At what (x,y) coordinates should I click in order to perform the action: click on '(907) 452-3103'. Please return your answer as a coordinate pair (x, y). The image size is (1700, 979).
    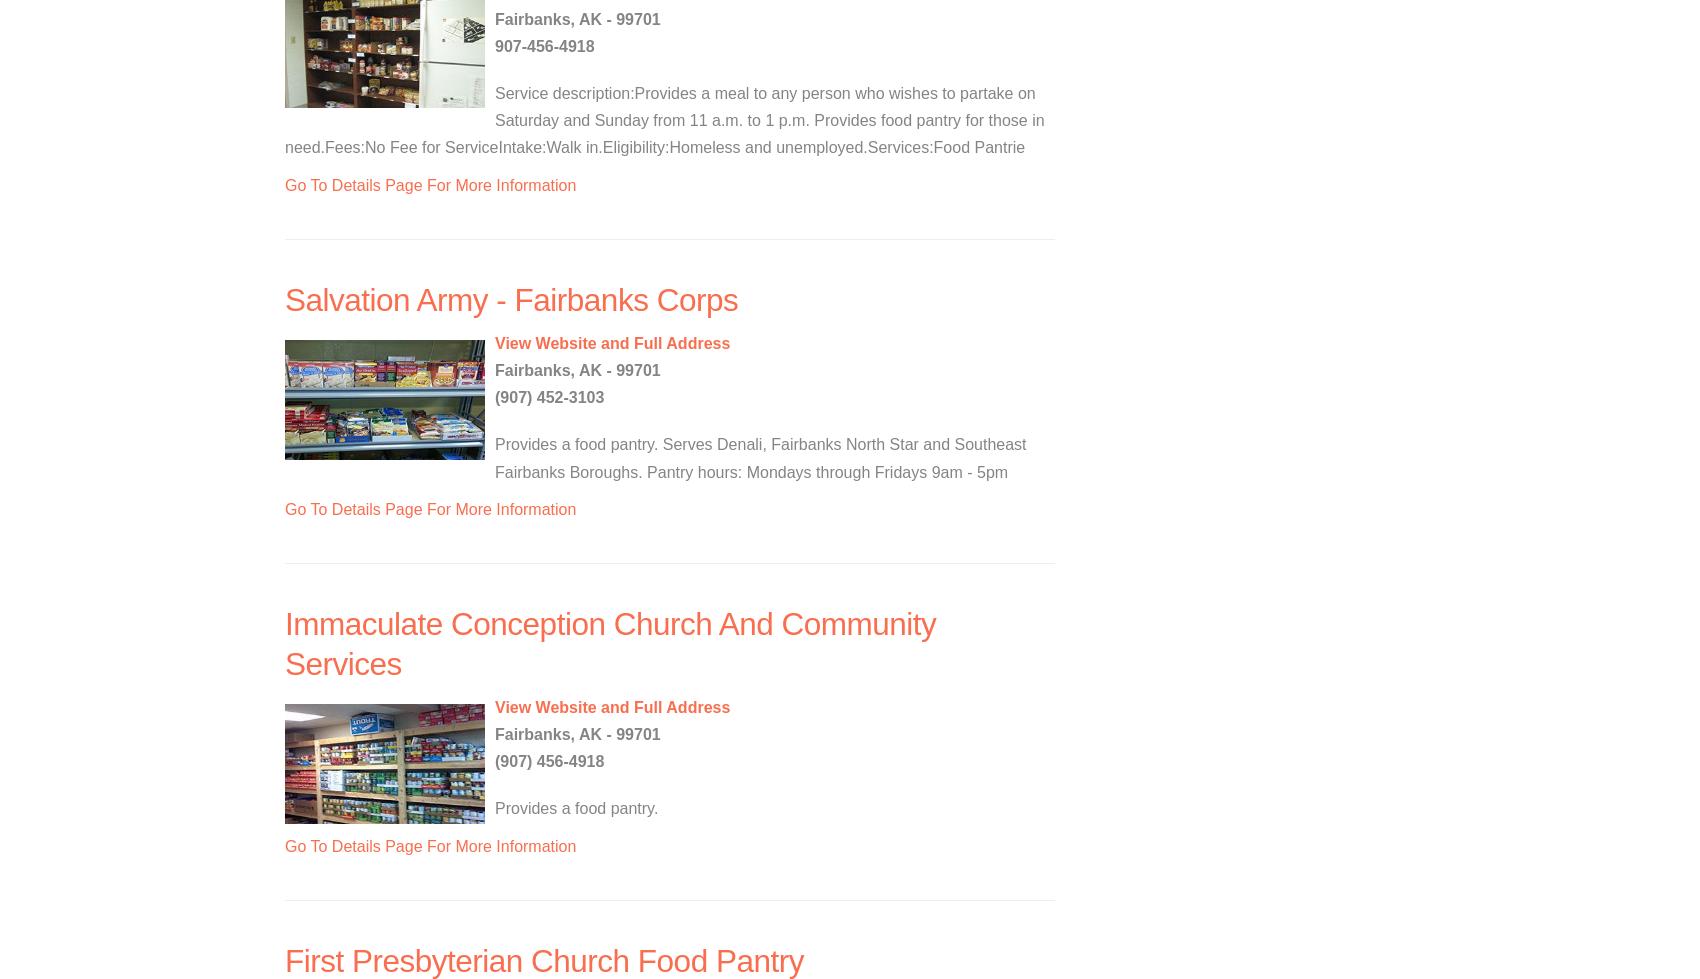
    Looking at the image, I should click on (548, 397).